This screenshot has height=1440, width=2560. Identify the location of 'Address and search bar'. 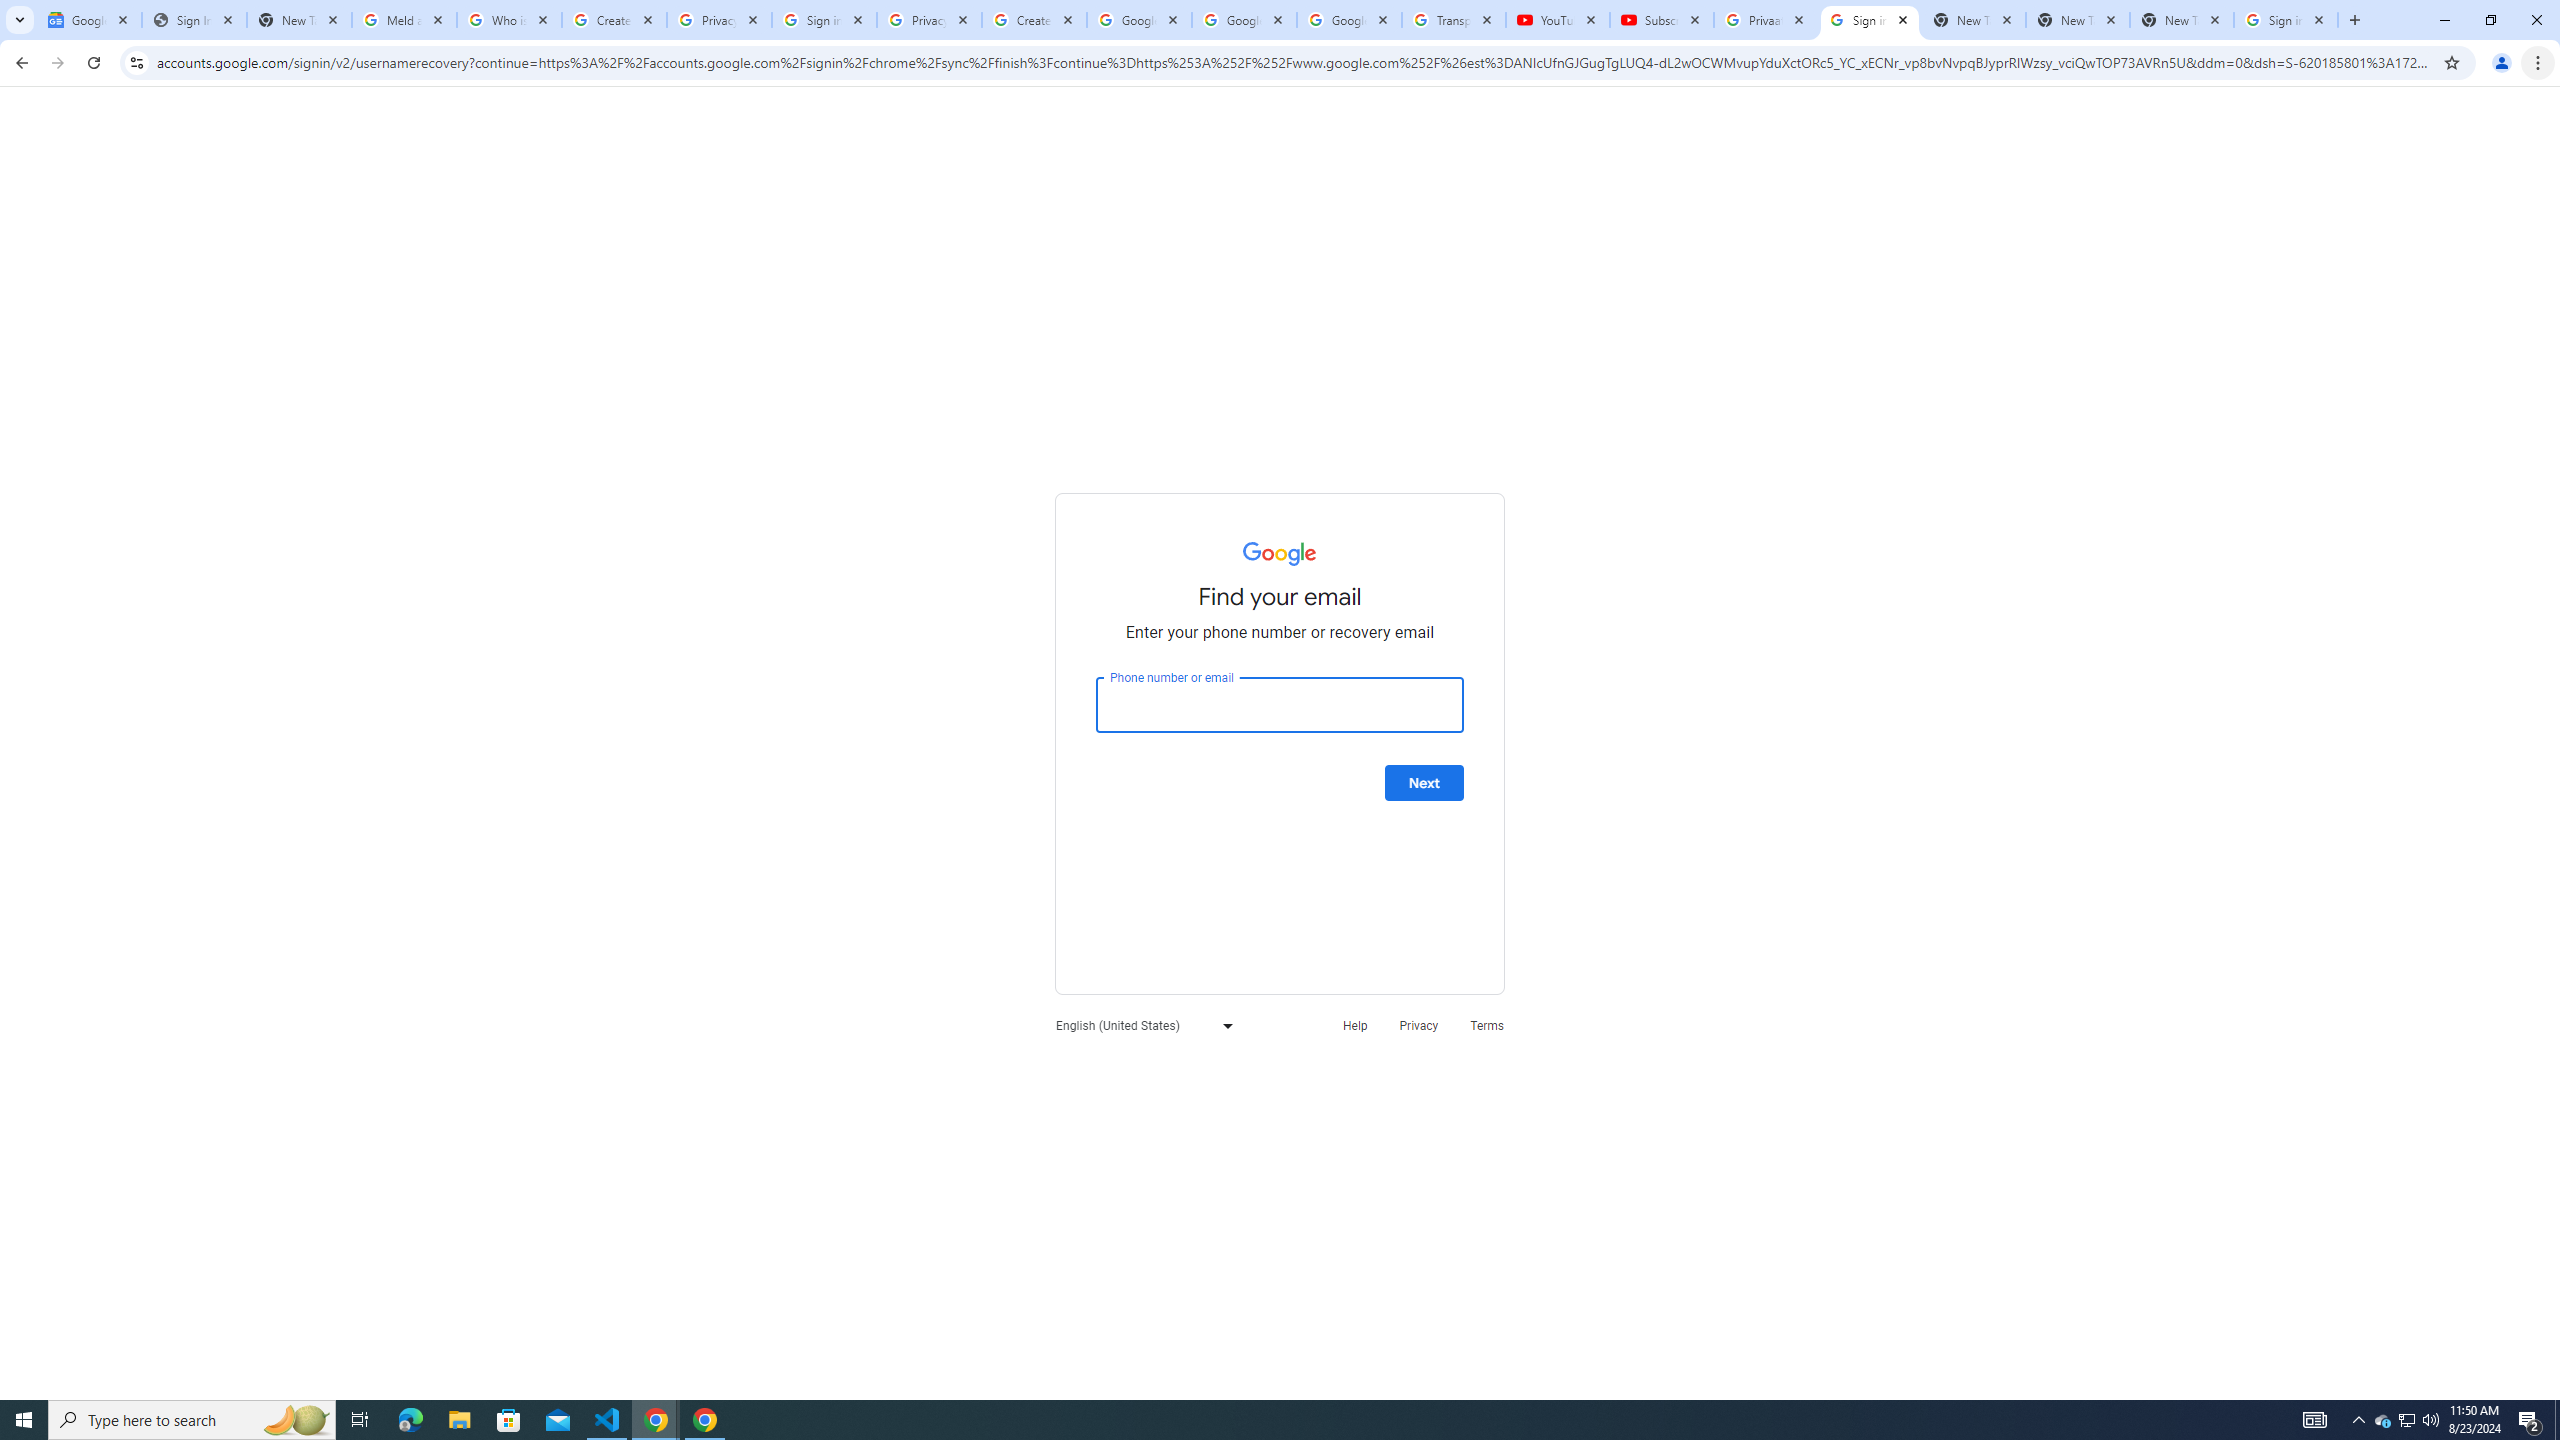
(1293, 61).